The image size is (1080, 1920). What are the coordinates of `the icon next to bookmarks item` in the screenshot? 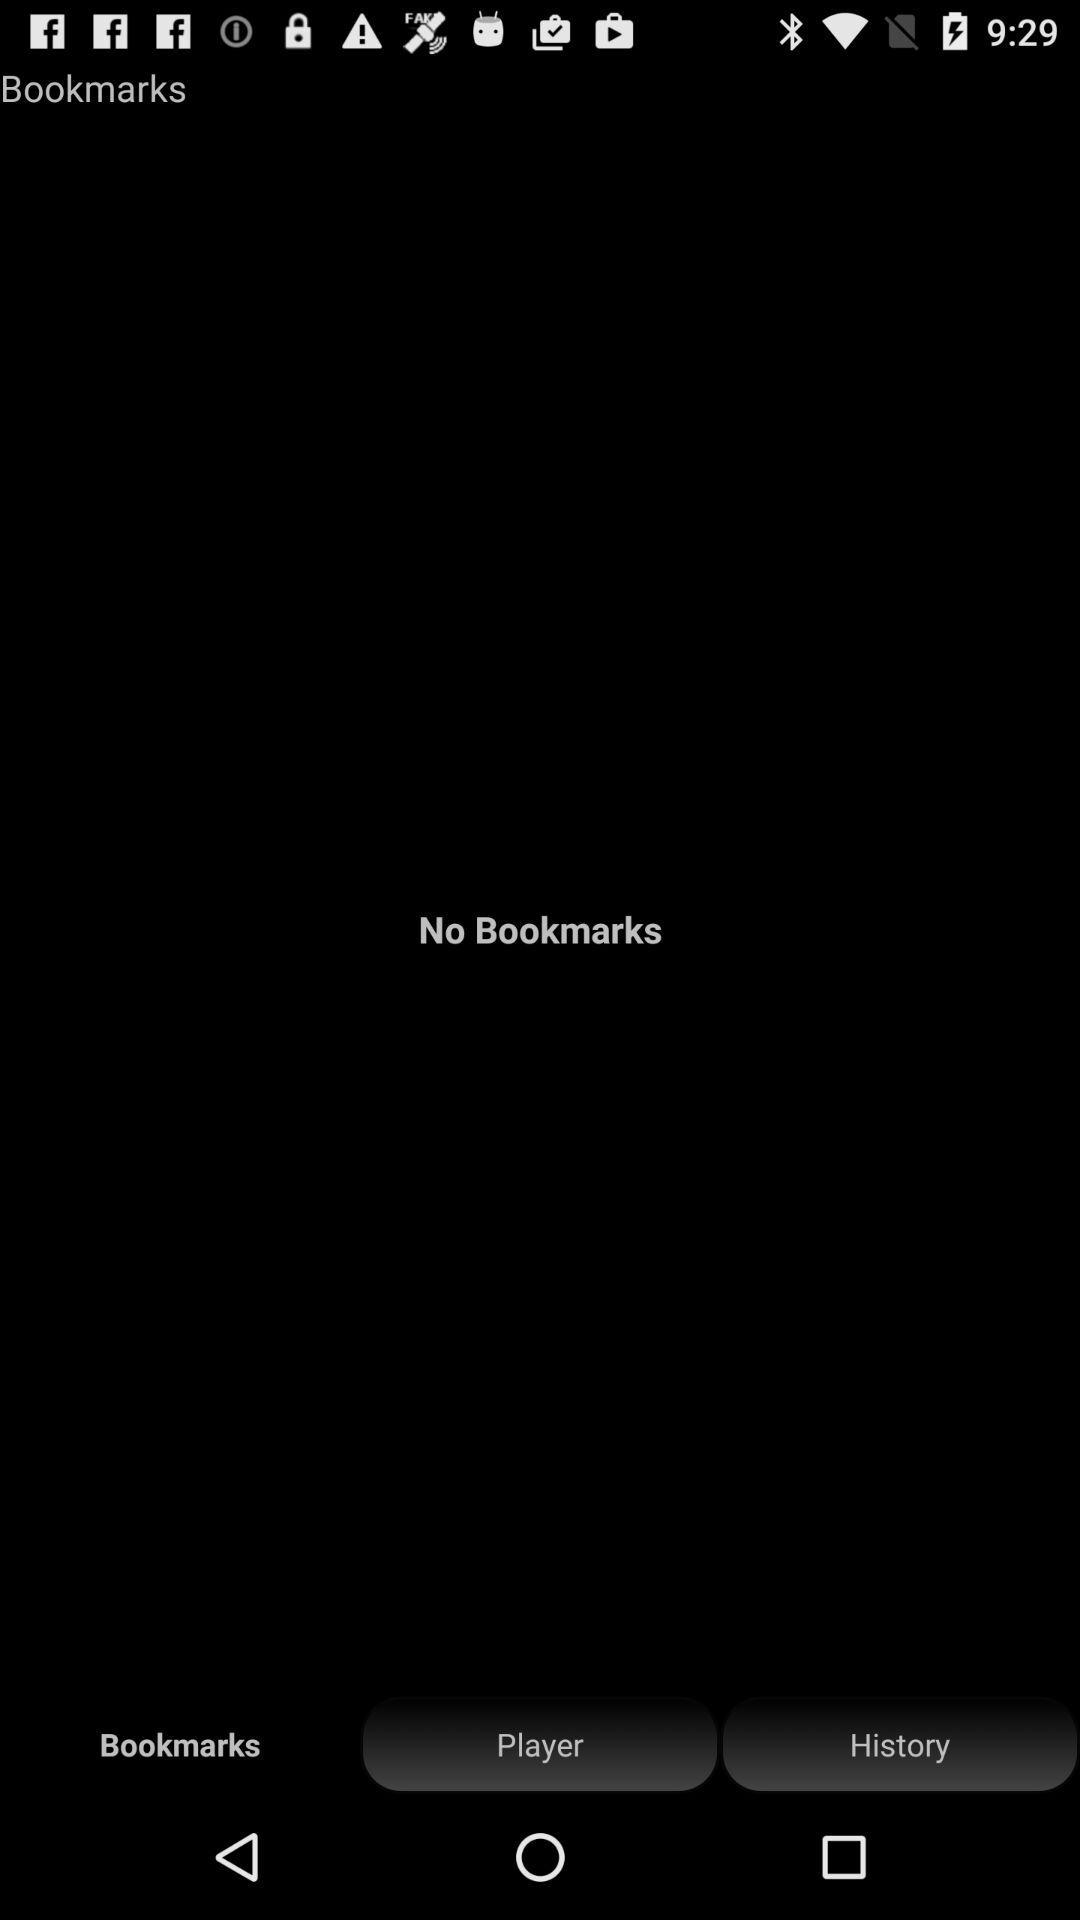 It's located at (540, 1744).